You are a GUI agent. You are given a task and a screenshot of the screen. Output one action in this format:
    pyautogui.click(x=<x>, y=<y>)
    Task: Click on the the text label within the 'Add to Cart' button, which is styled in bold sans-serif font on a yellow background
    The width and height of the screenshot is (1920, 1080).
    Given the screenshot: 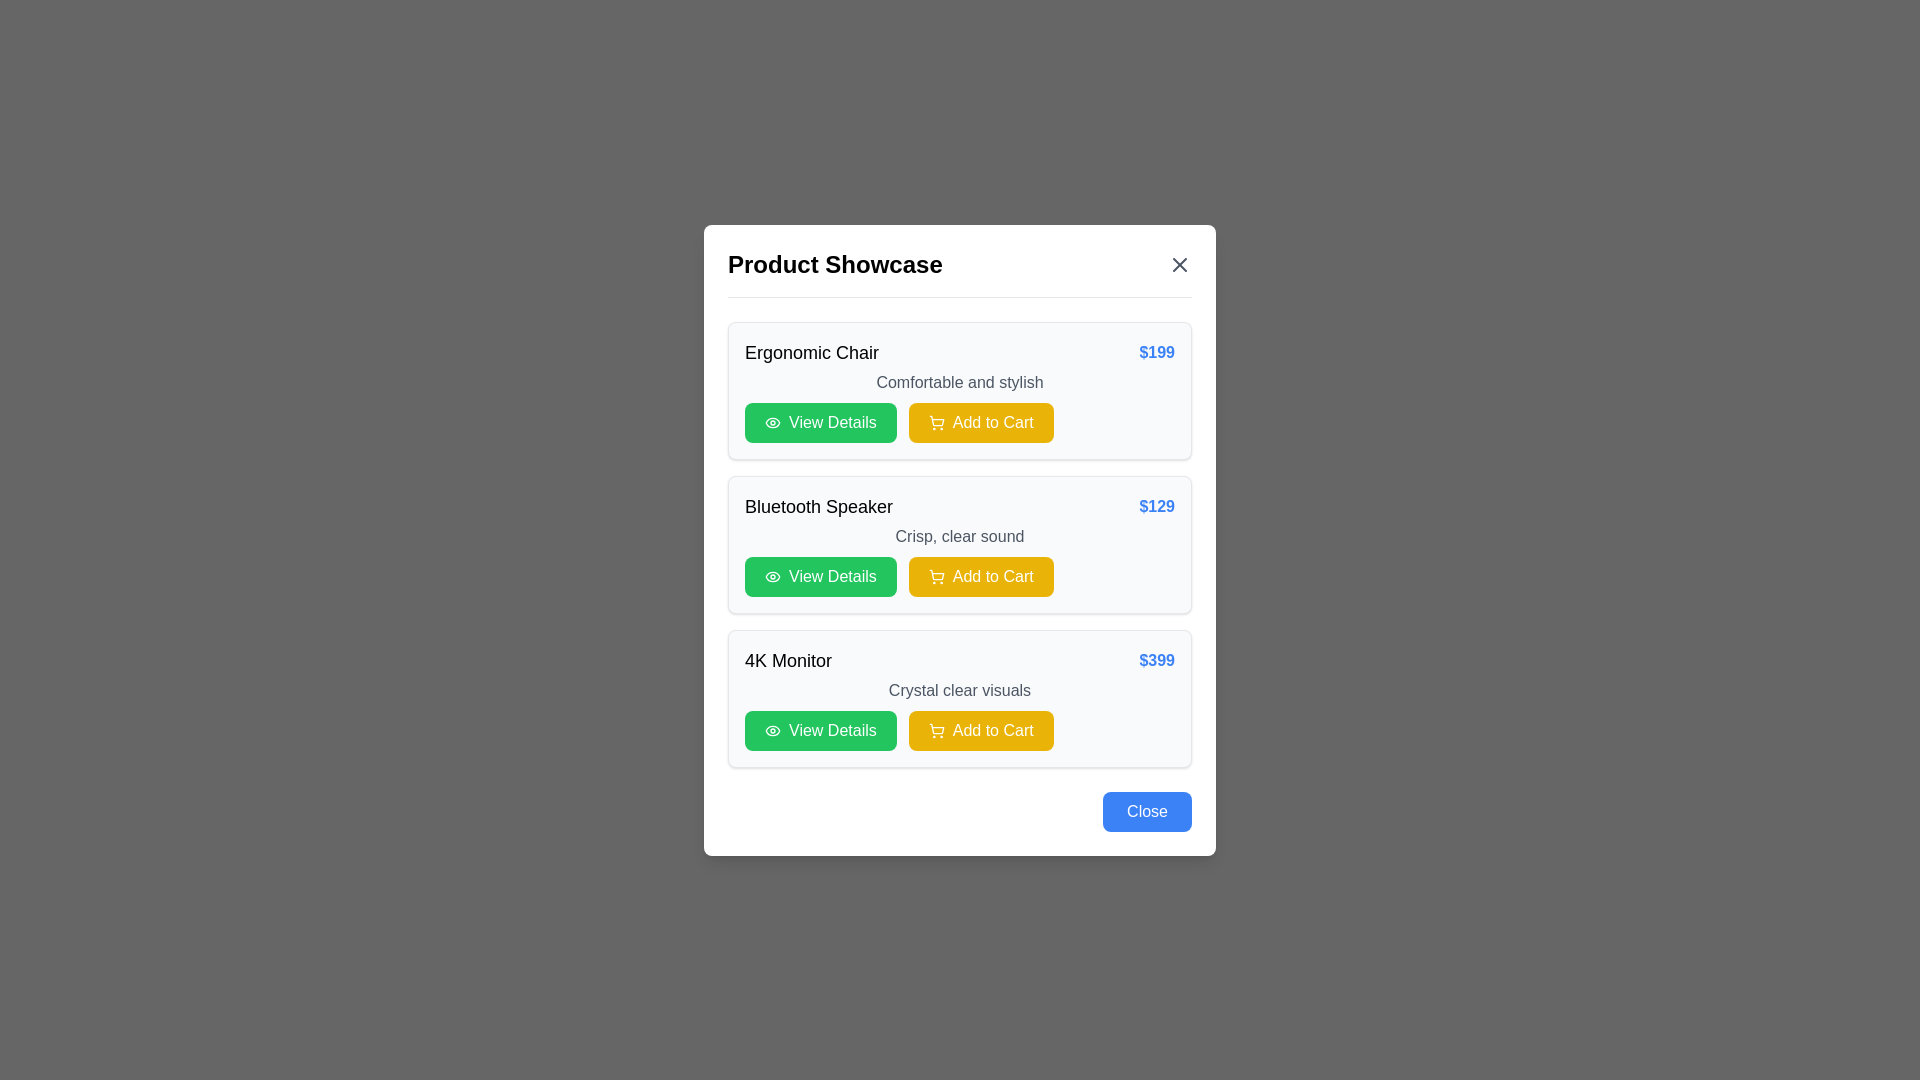 What is the action you would take?
    pyautogui.click(x=993, y=421)
    